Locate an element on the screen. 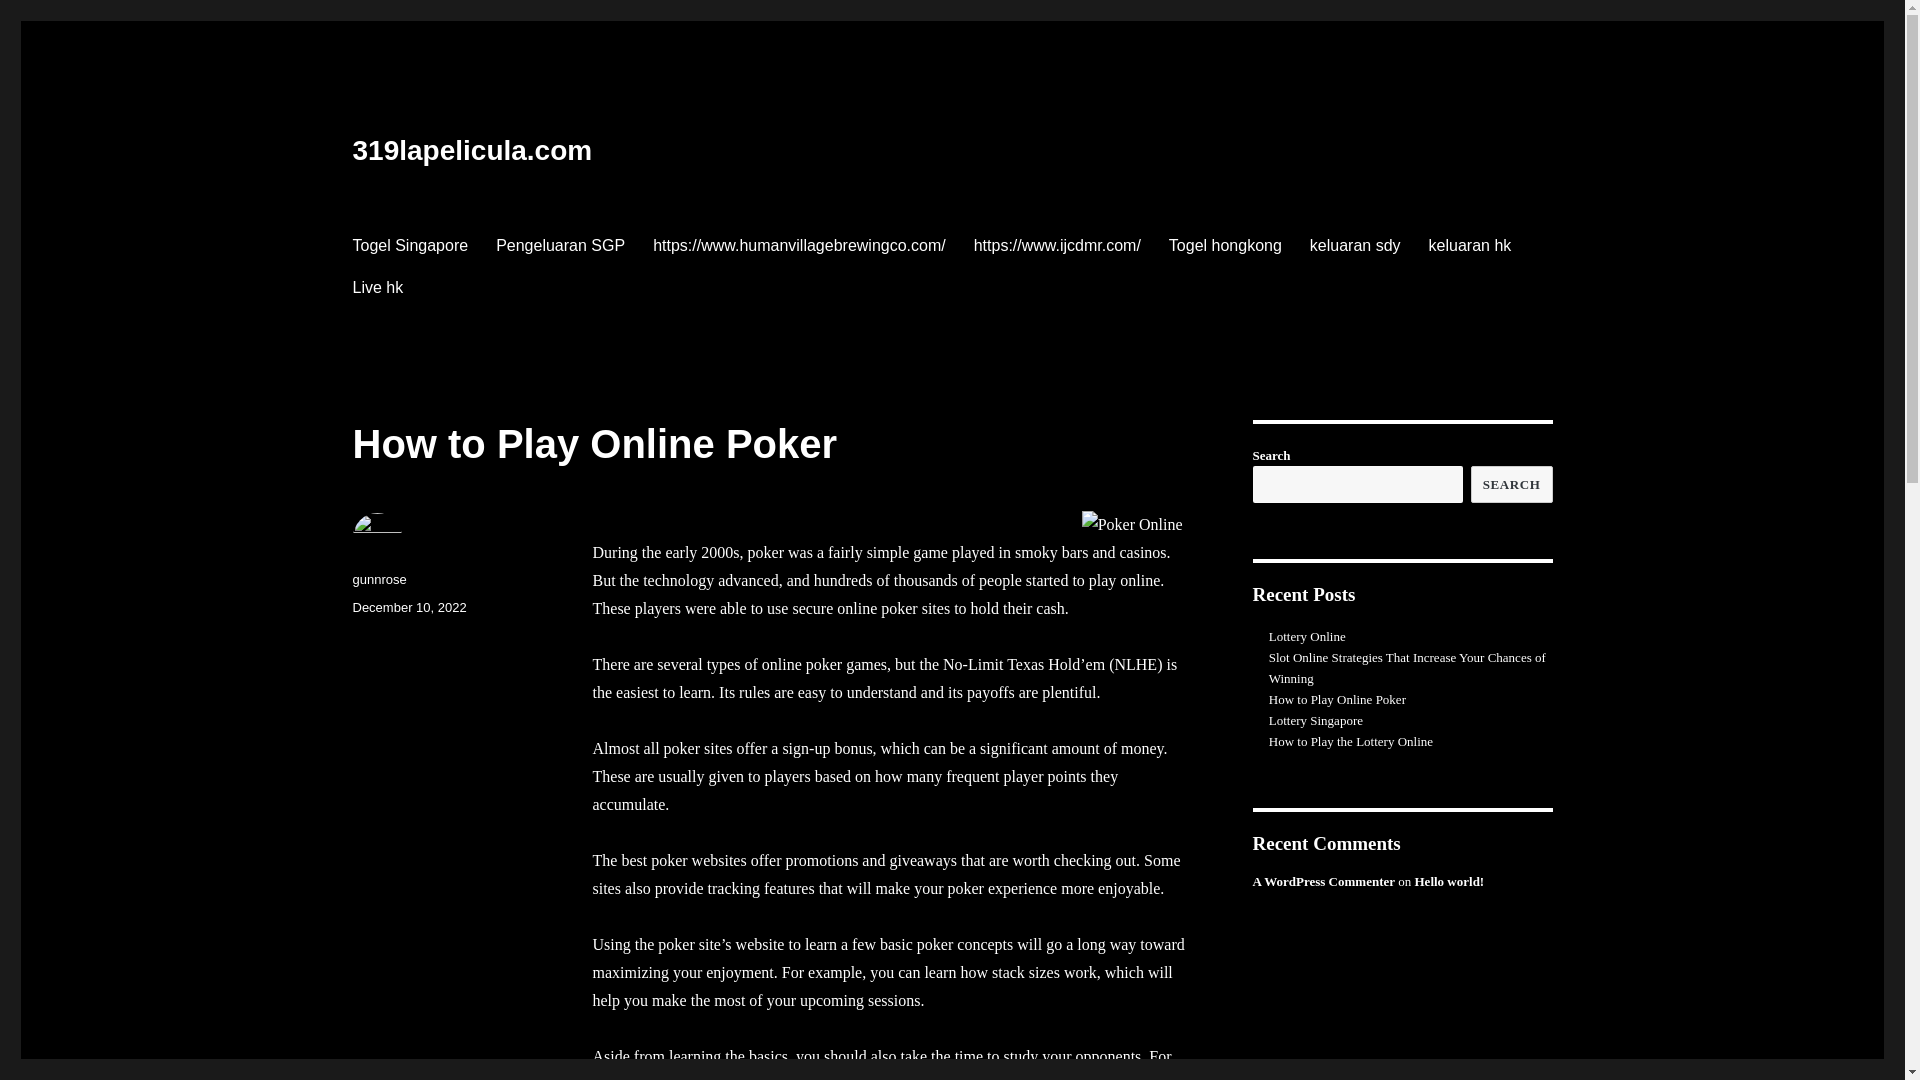 The image size is (1920, 1080). 'keluaran hk' is located at coordinates (1470, 244).